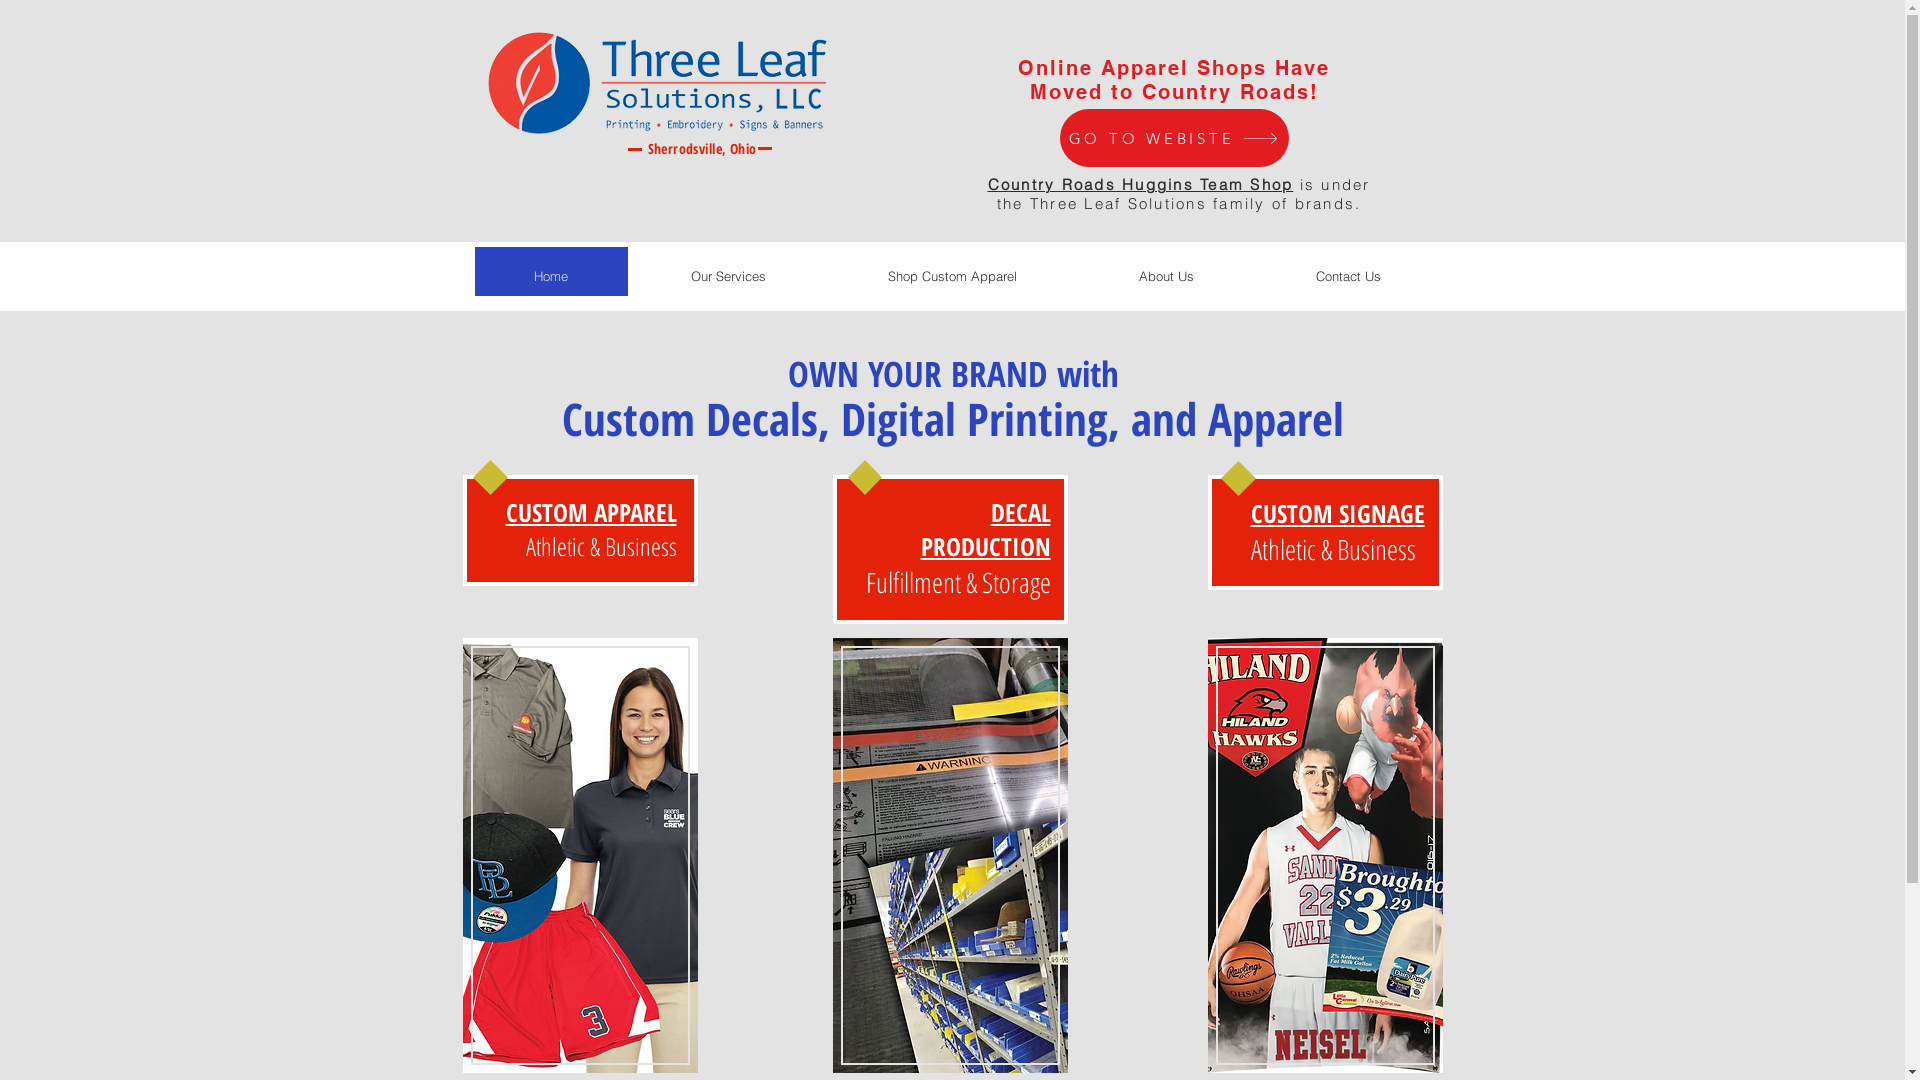 Image resolution: width=1920 pixels, height=1080 pixels. Describe the element at coordinates (984, 527) in the screenshot. I see `'DECAL PRODUCTION'` at that location.